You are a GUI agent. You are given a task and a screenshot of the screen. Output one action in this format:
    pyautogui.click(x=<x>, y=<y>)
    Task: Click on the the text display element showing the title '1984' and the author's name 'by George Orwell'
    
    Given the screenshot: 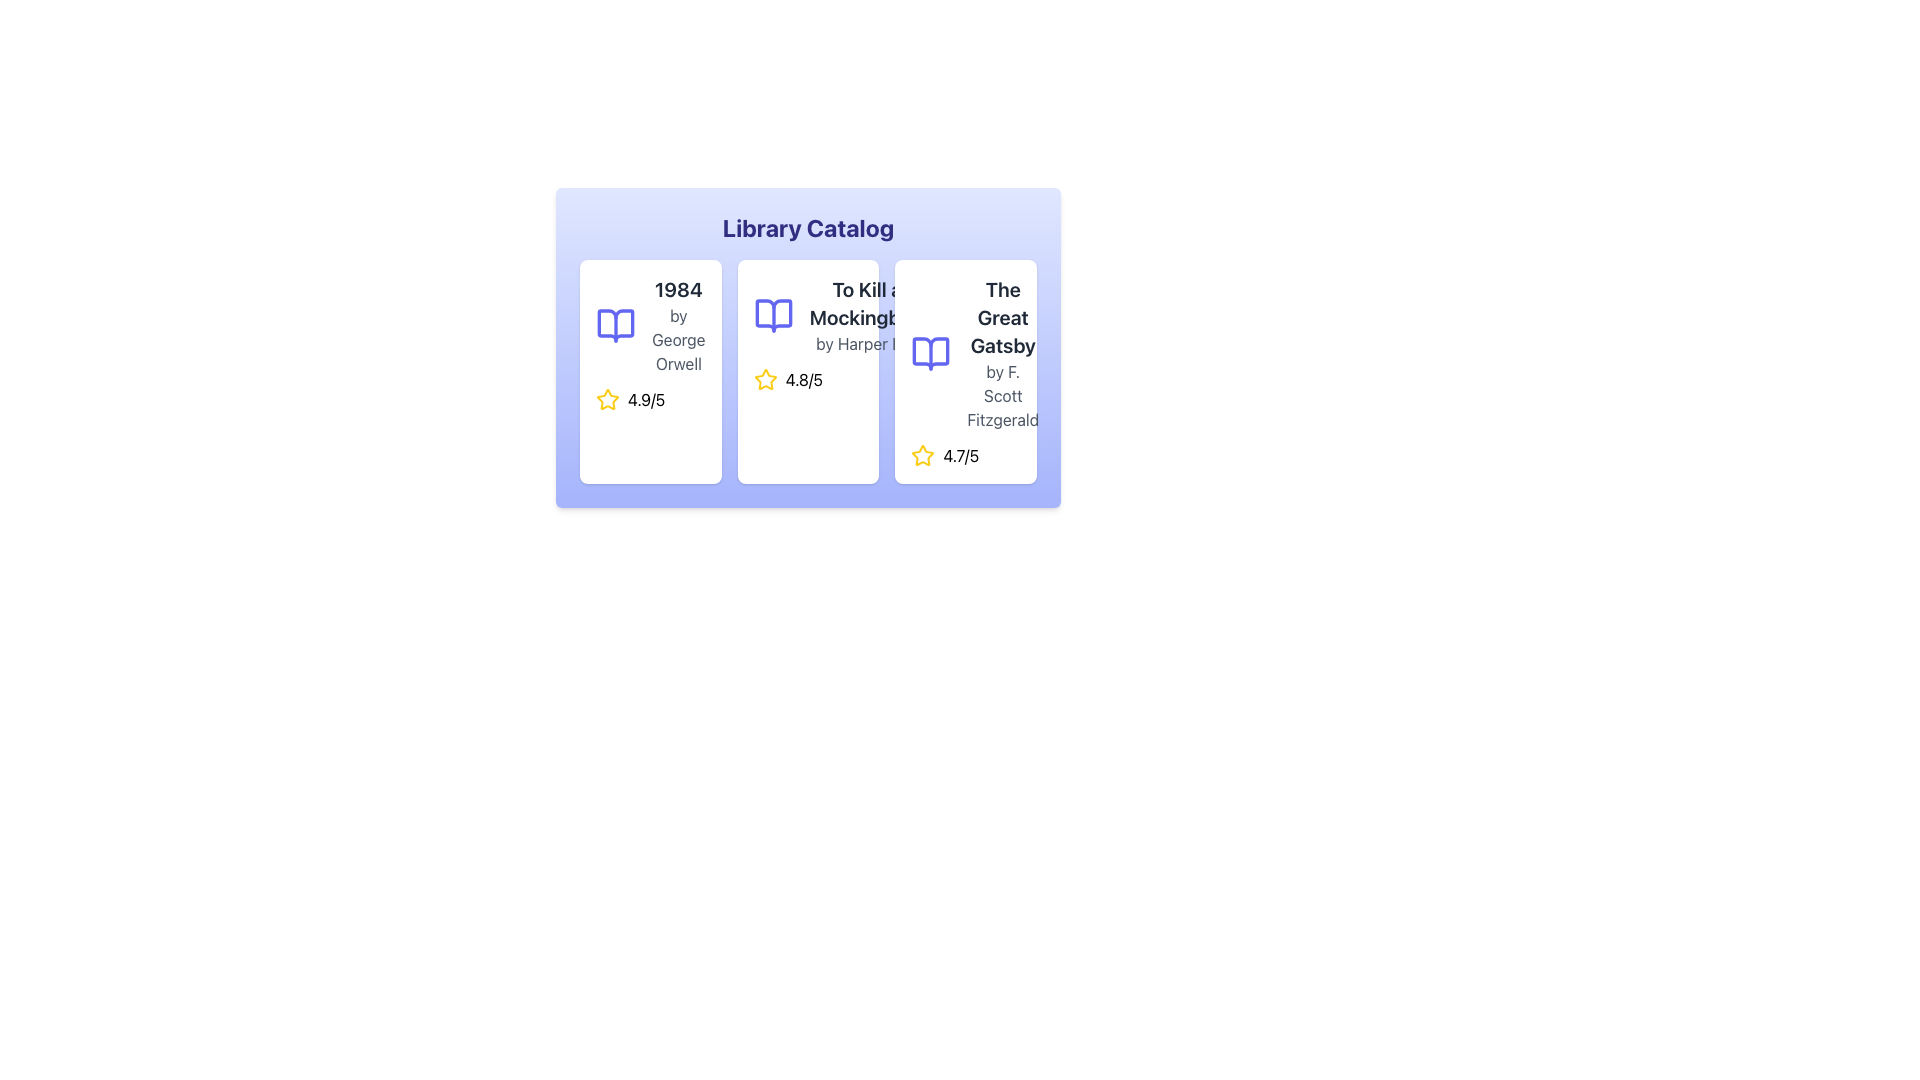 What is the action you would take?
    pyautogui.click(x=678, y=325)
    